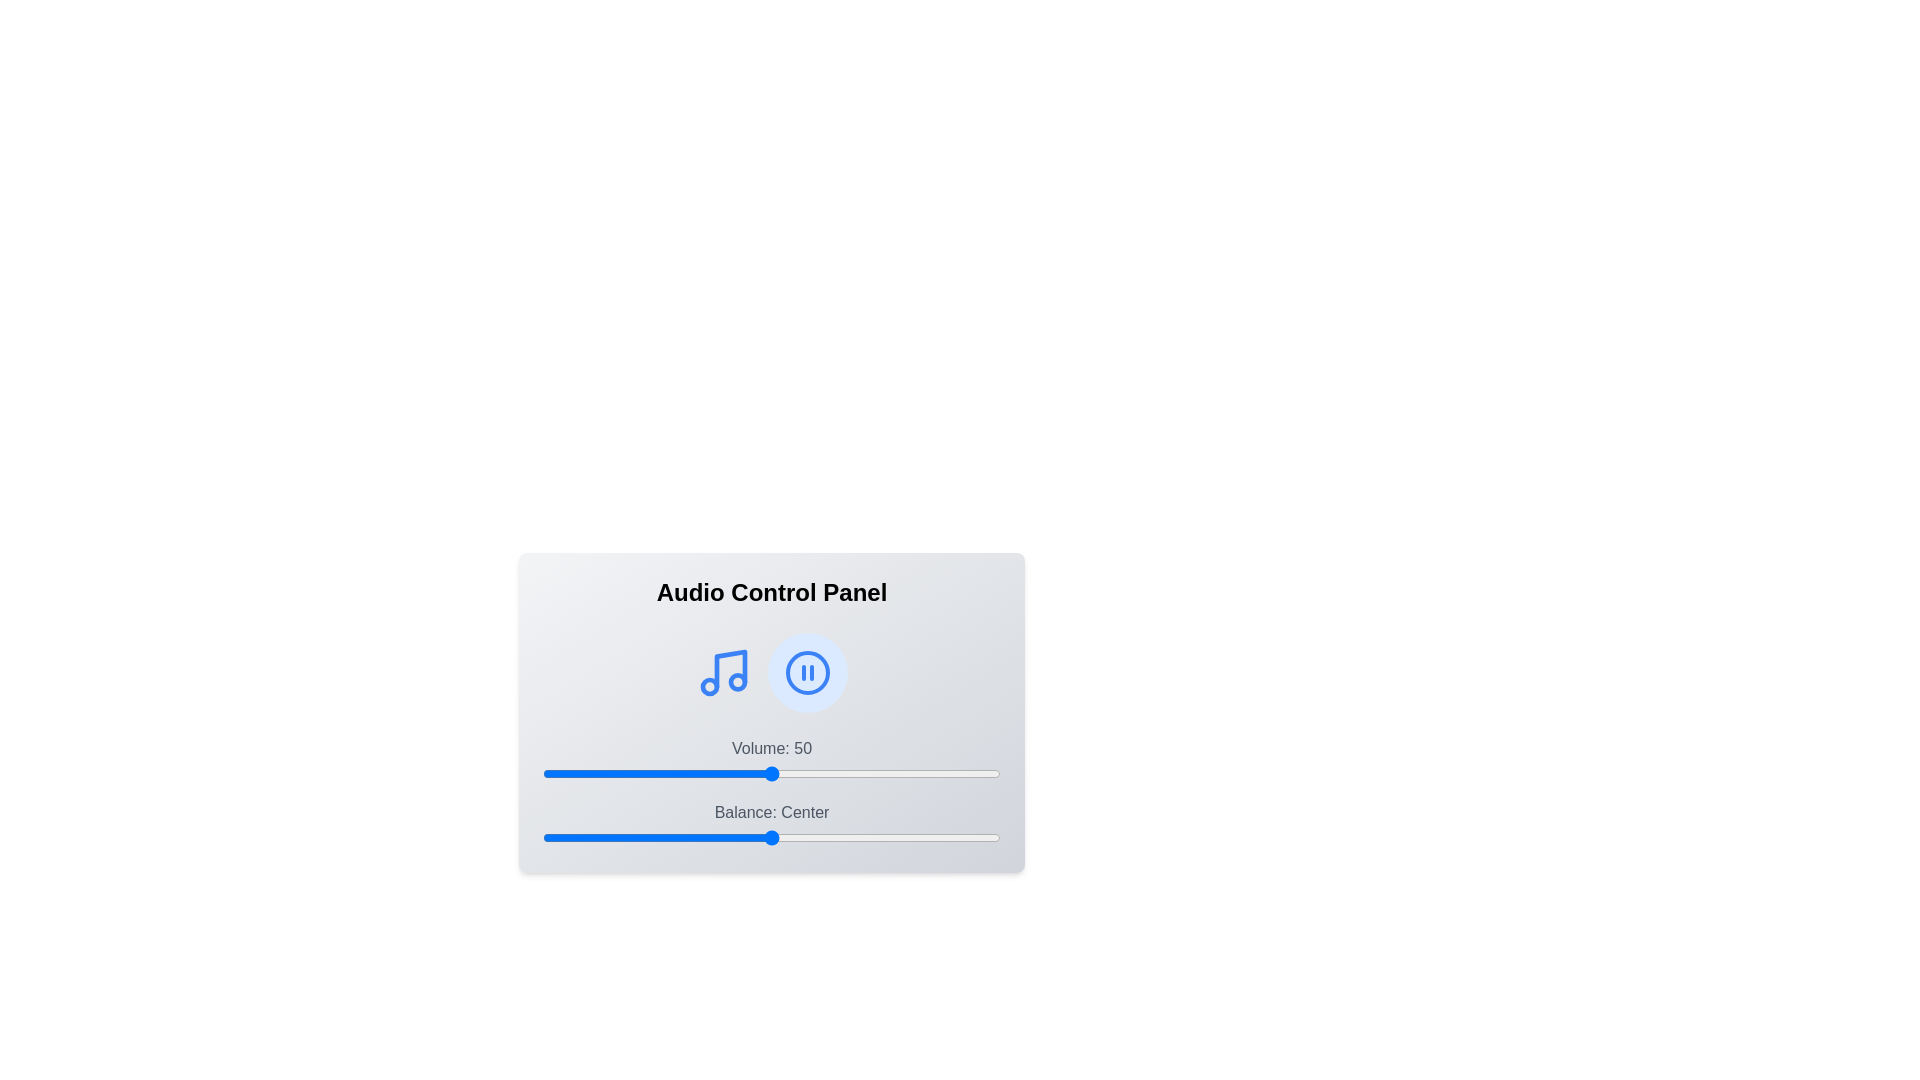 This screenshot has height=1080, width=1920. What do you see at coordinates (596, 837) in the screenshot?
I see `the balance` at bounding box center [596, 837].